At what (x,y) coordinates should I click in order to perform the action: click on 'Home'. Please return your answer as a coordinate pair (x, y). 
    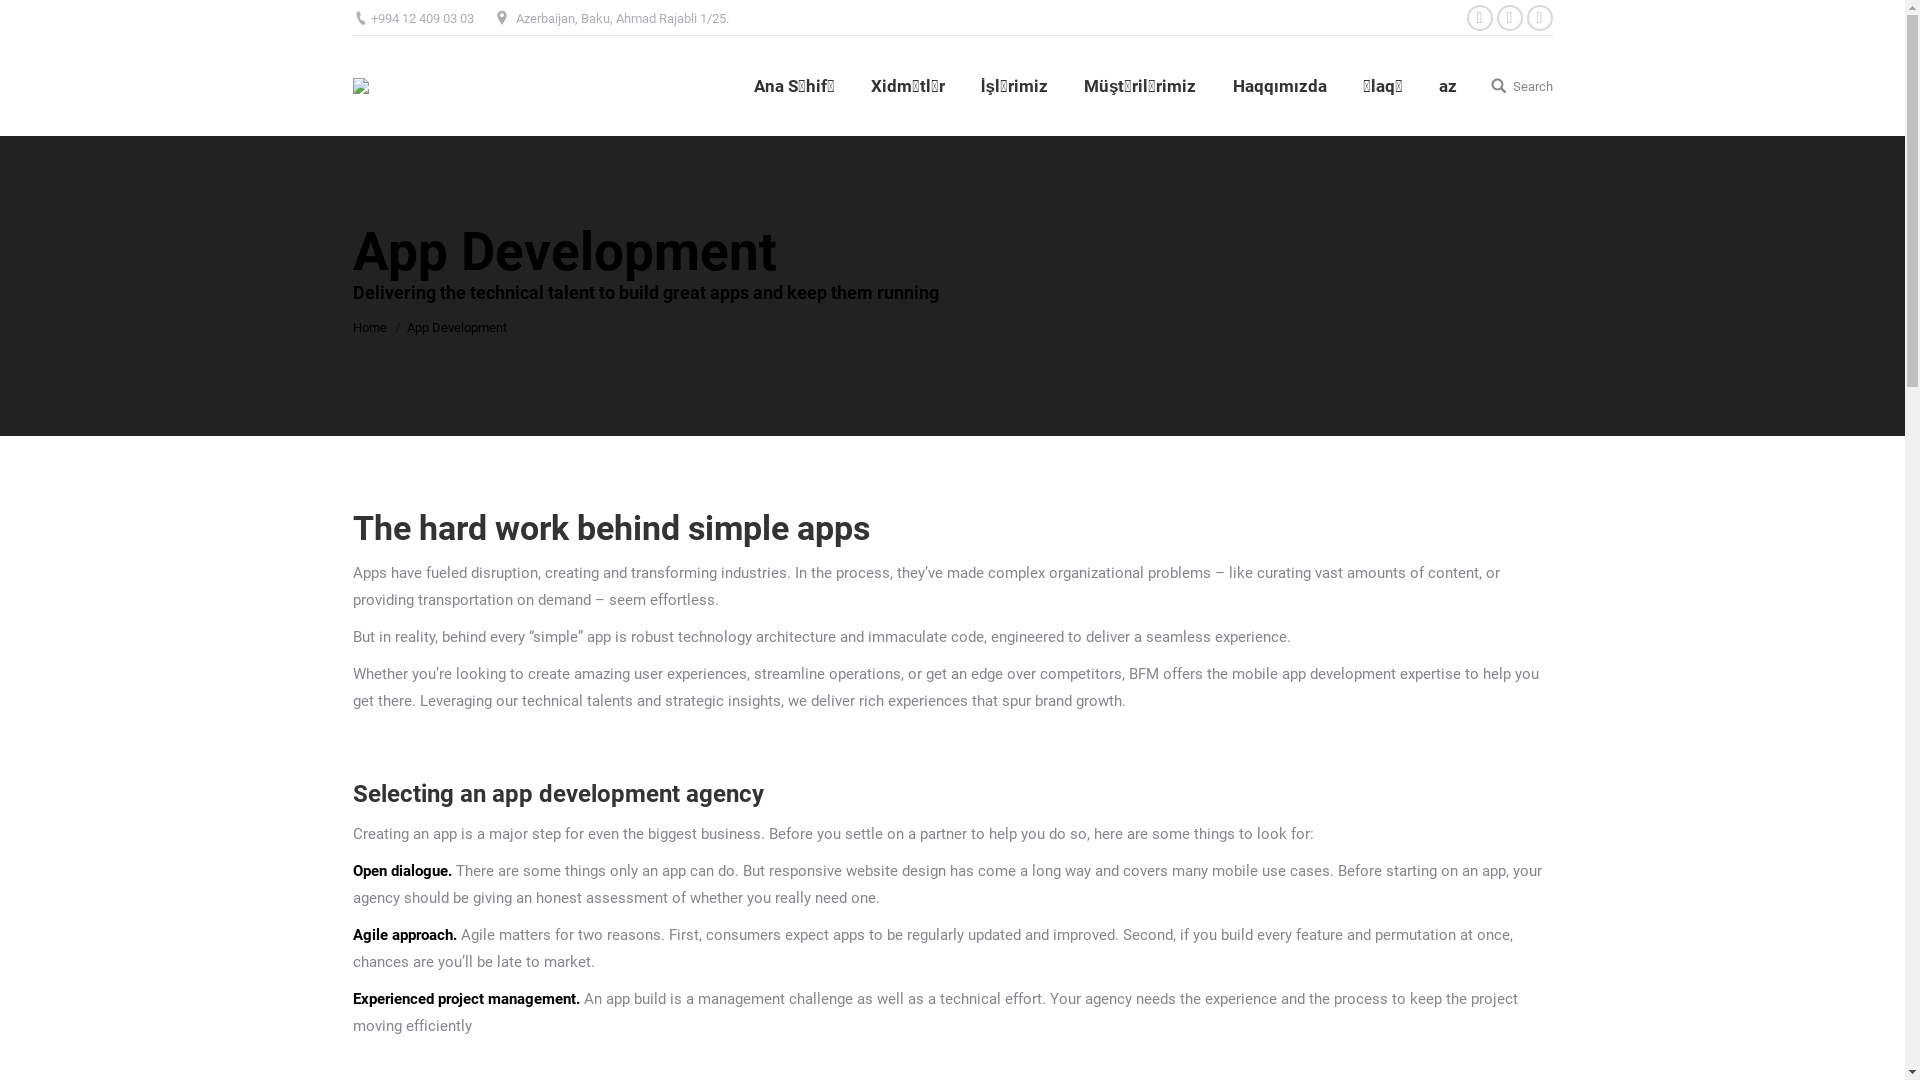
    Looking at the image, I should click on (369, 326).